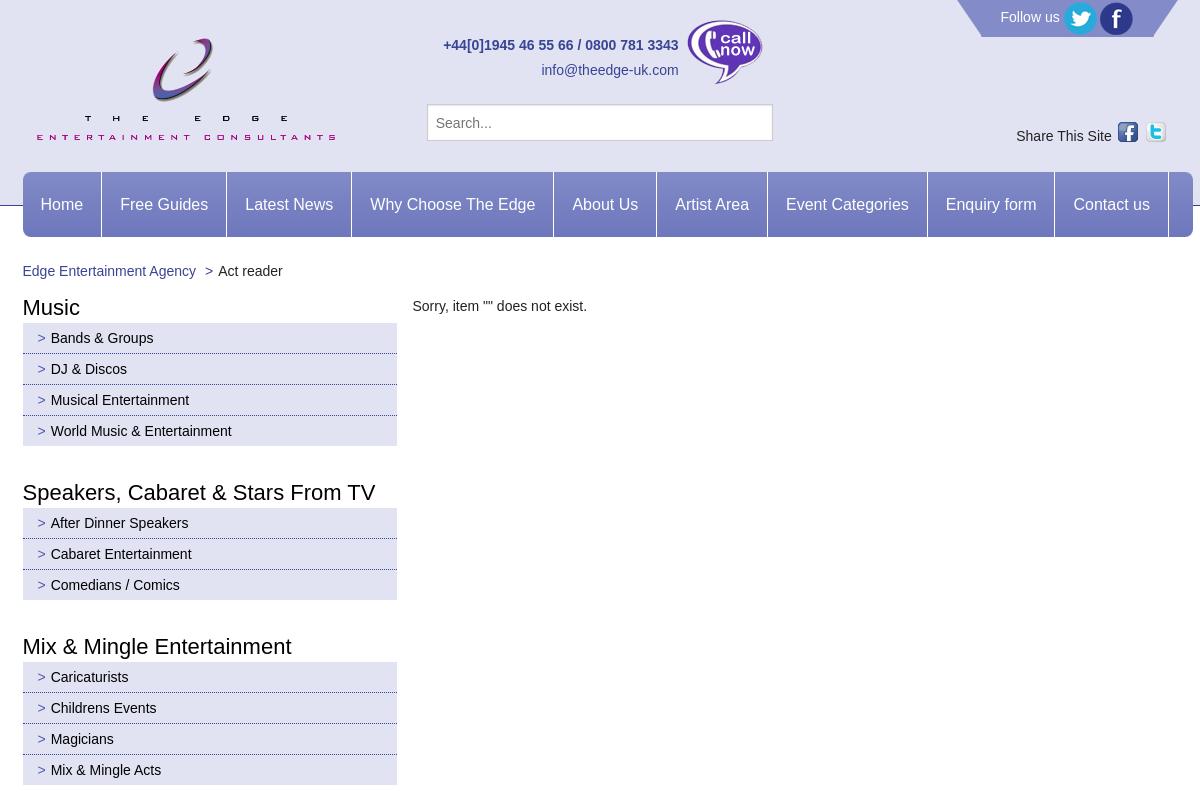 The width and height of the screenshot is (1200, 793). Describe the element at coordinates (140, 429) in the screenshot. I see `'World Music & Entertainment'` at that location.